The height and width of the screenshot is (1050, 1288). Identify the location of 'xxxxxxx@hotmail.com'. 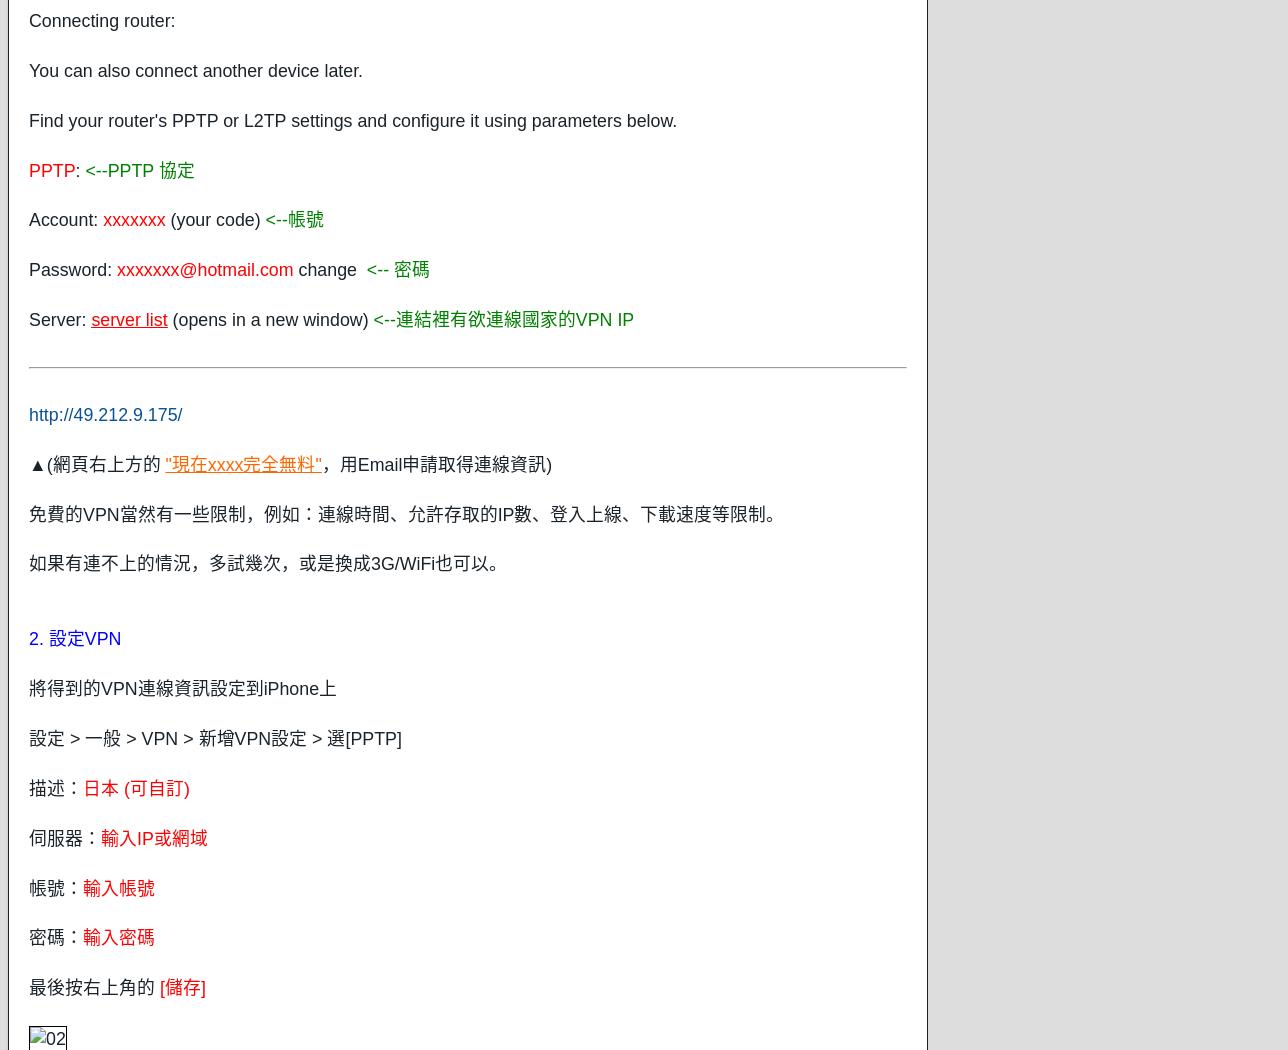
(205, 268).